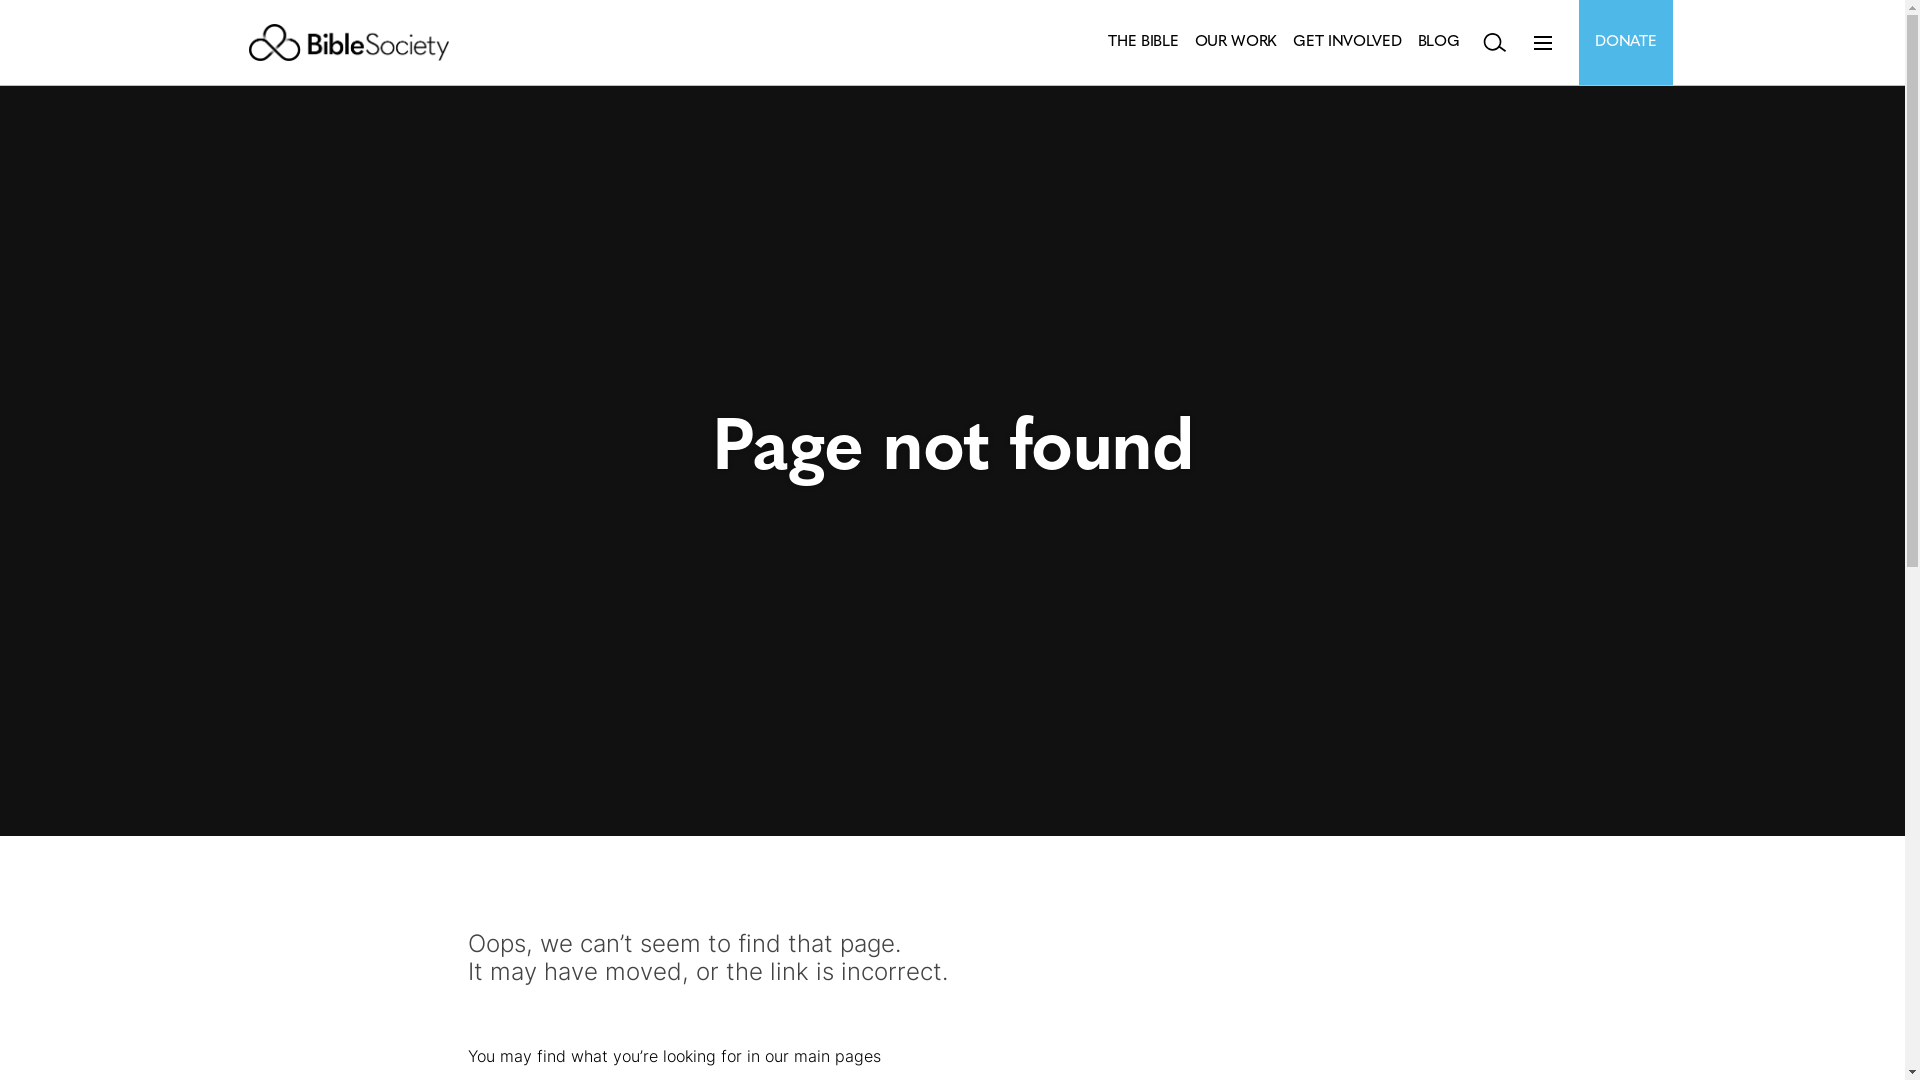 Image resolution: width=1920 pixels, height=1080 pixels. Describe the element at coordinates (1625, 42) in the screenshot. I see `'DONATE'` at that location.